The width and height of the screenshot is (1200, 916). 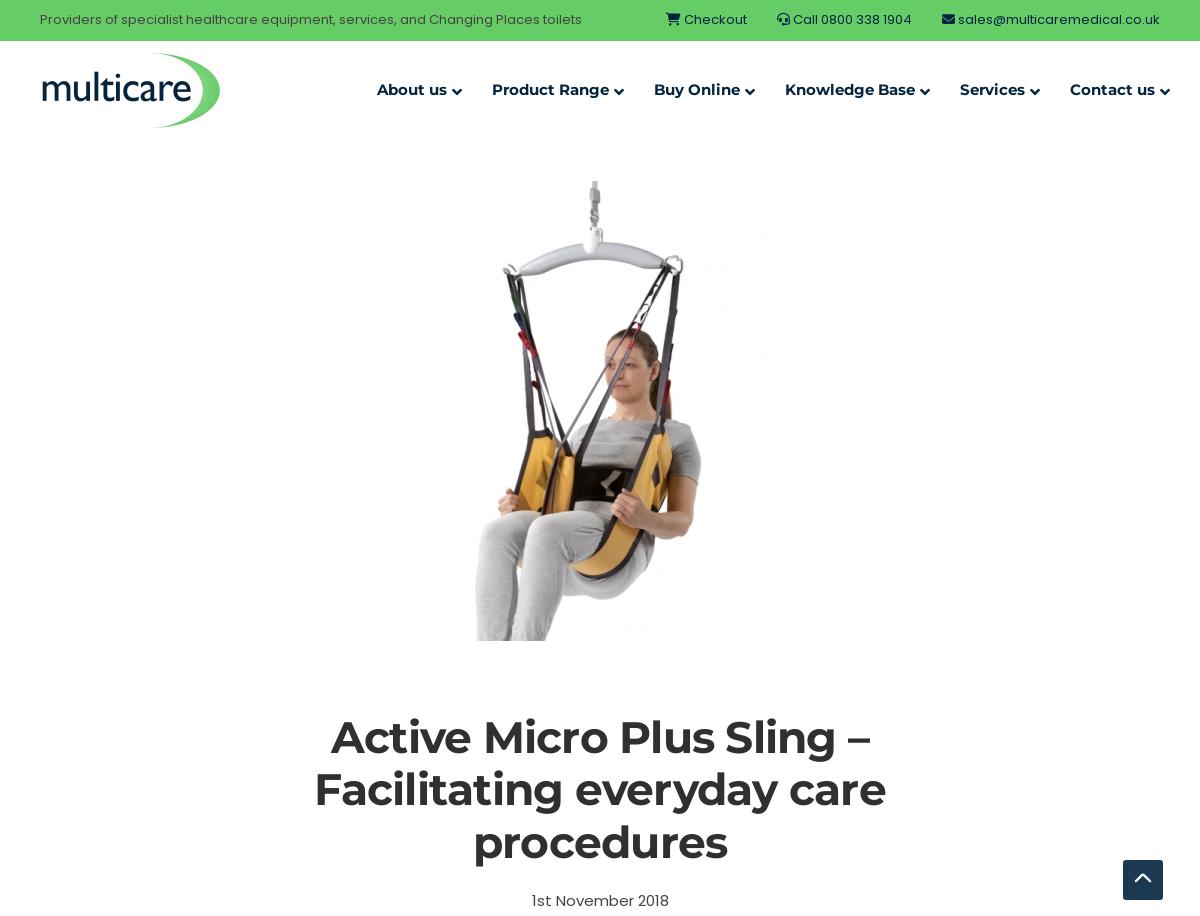 I want to click on 'Dodwells Bridge Industrial Estate', so click(x=942, y=253).